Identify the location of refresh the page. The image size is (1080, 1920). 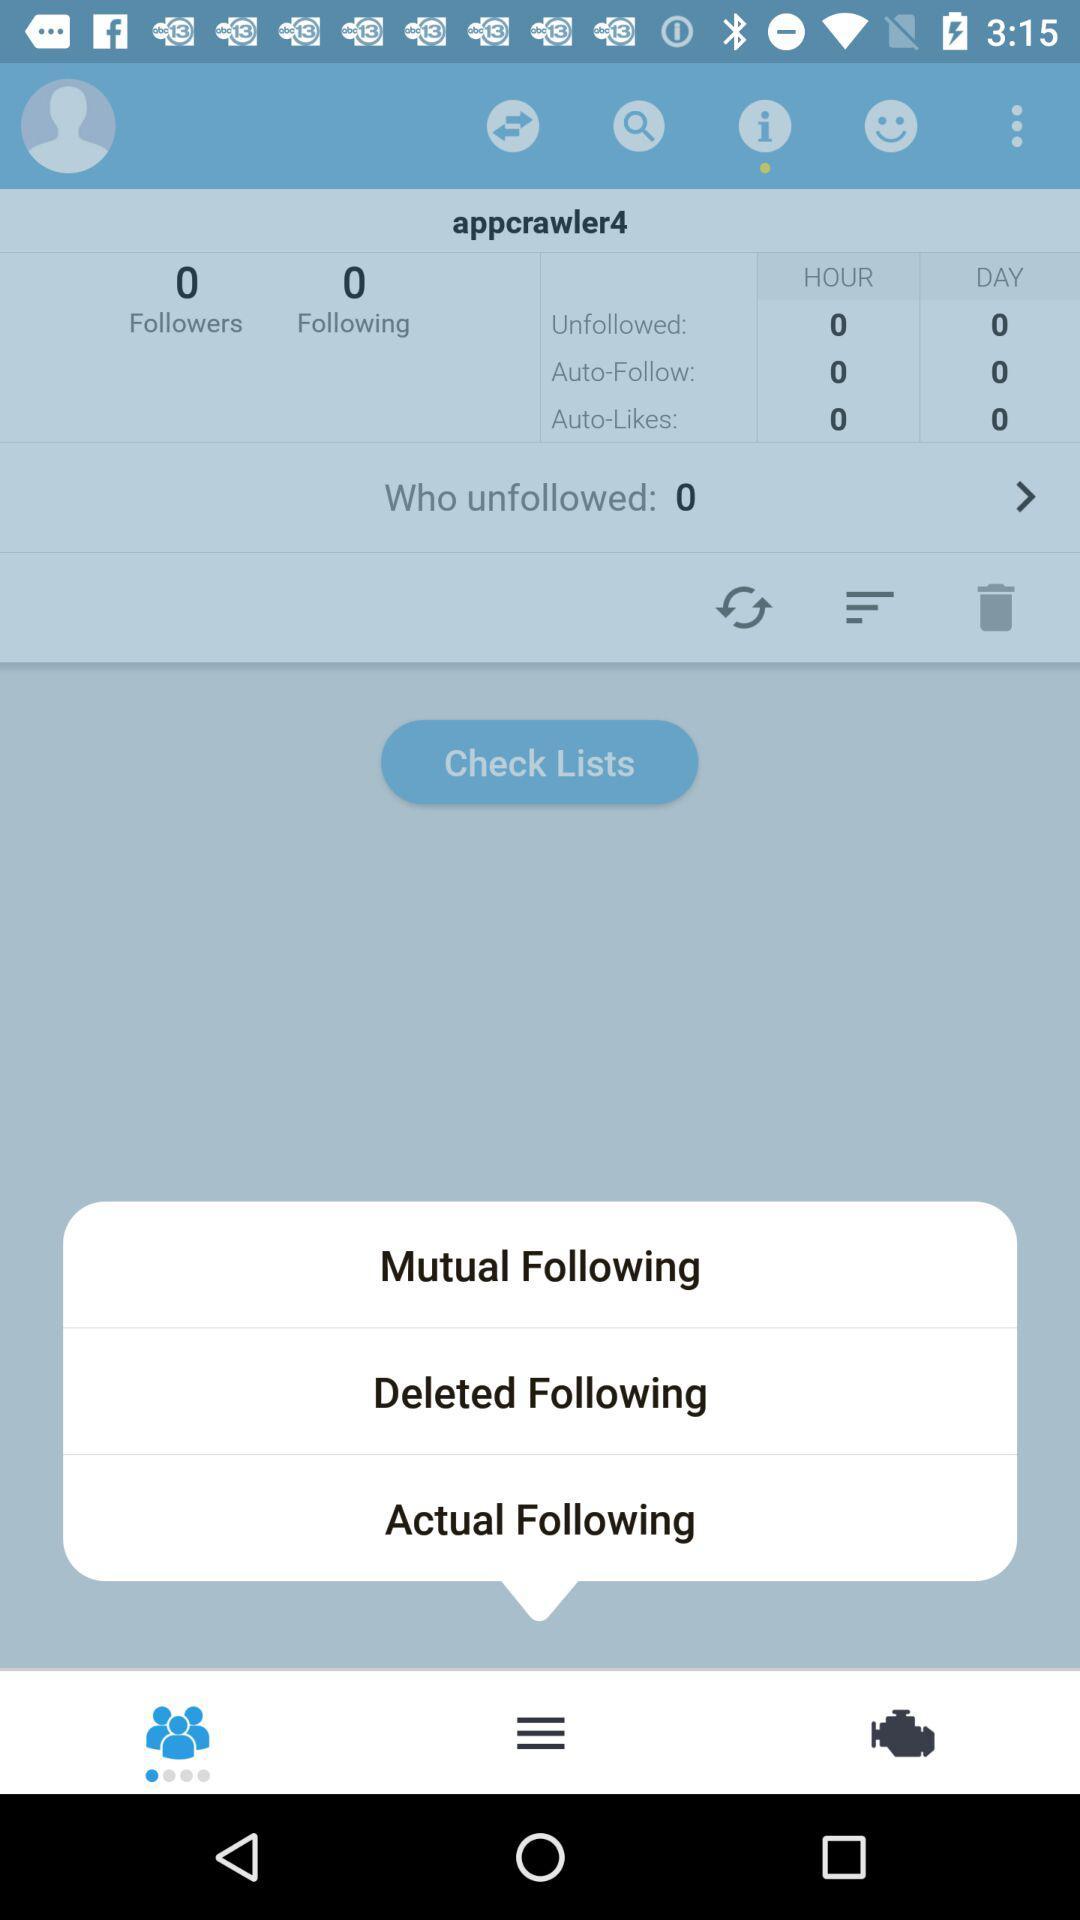
(744, 606).